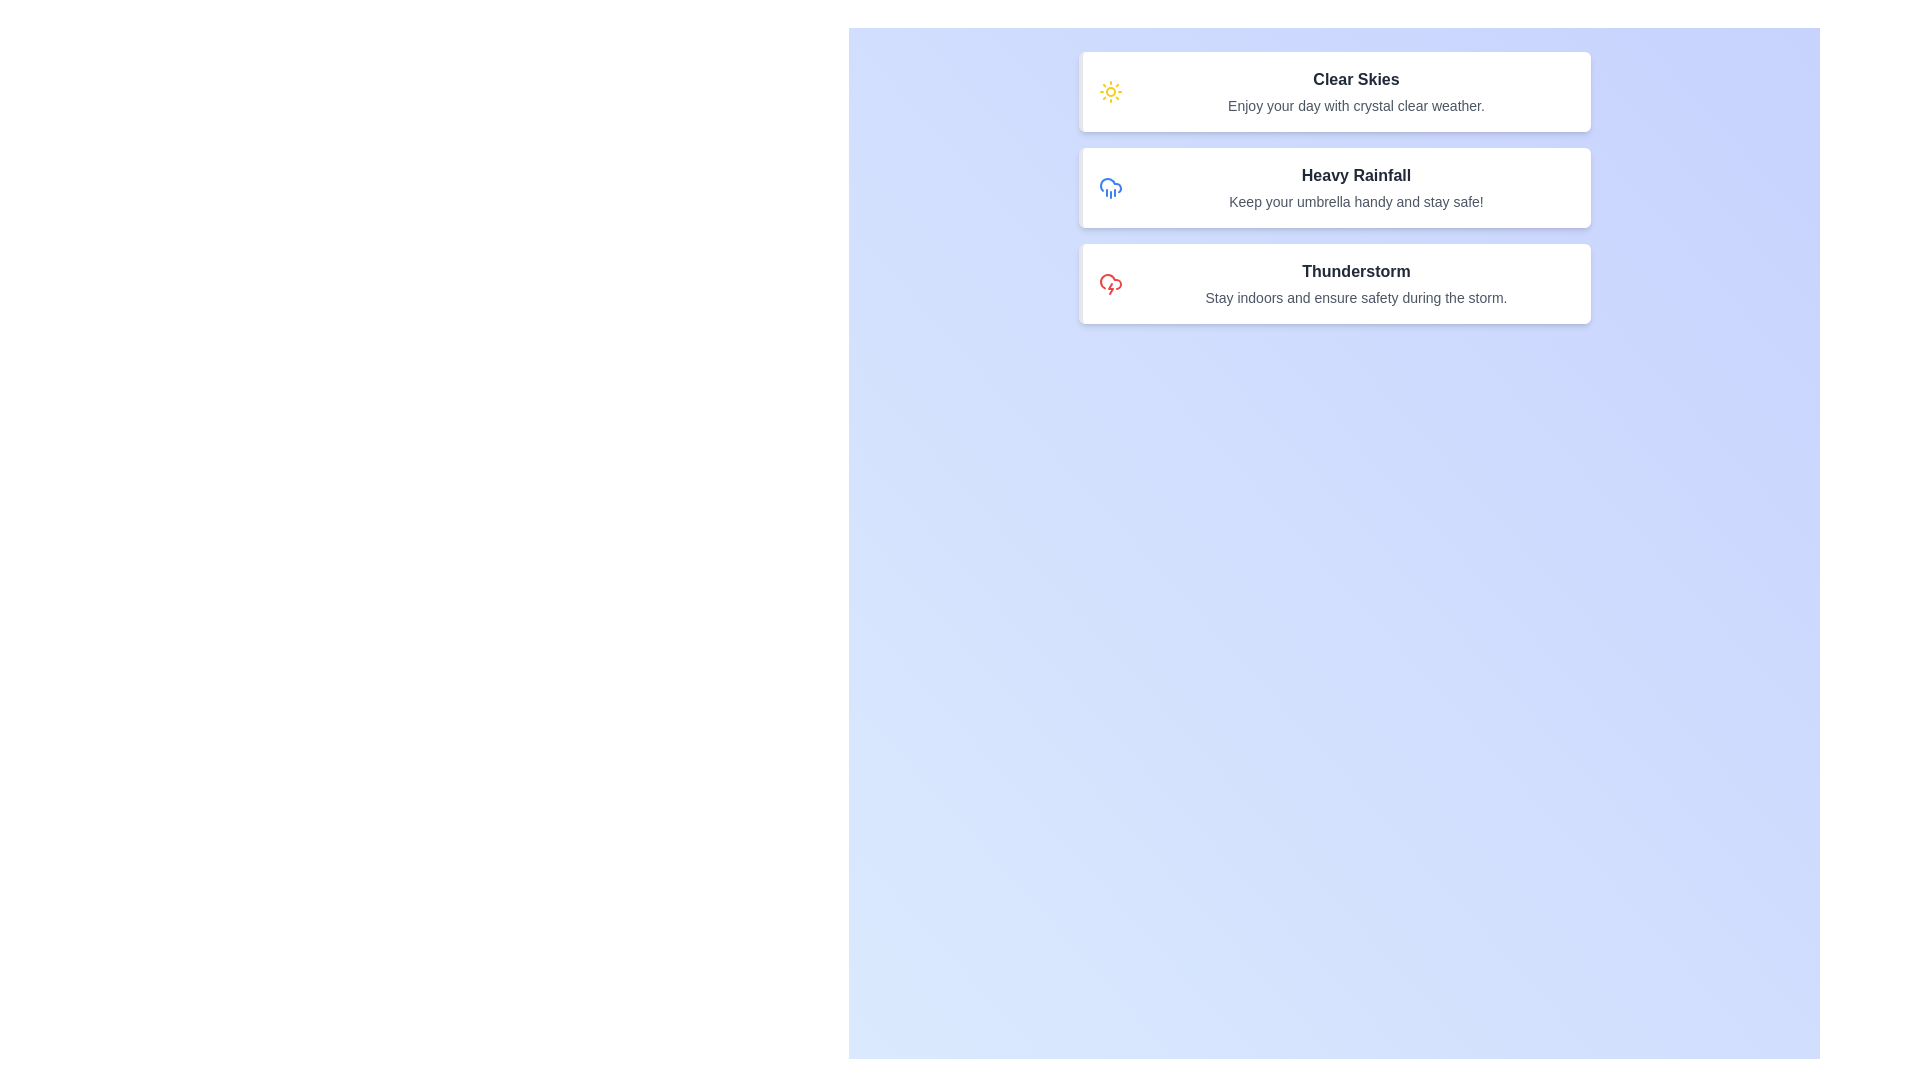 The width and height of the screenshot is (1920, 1080). What do you see at coordinates (1109, 92) in the screenshot?
I see `the icon corresponding to Clear Skies` at bounding box center [1109, 92].